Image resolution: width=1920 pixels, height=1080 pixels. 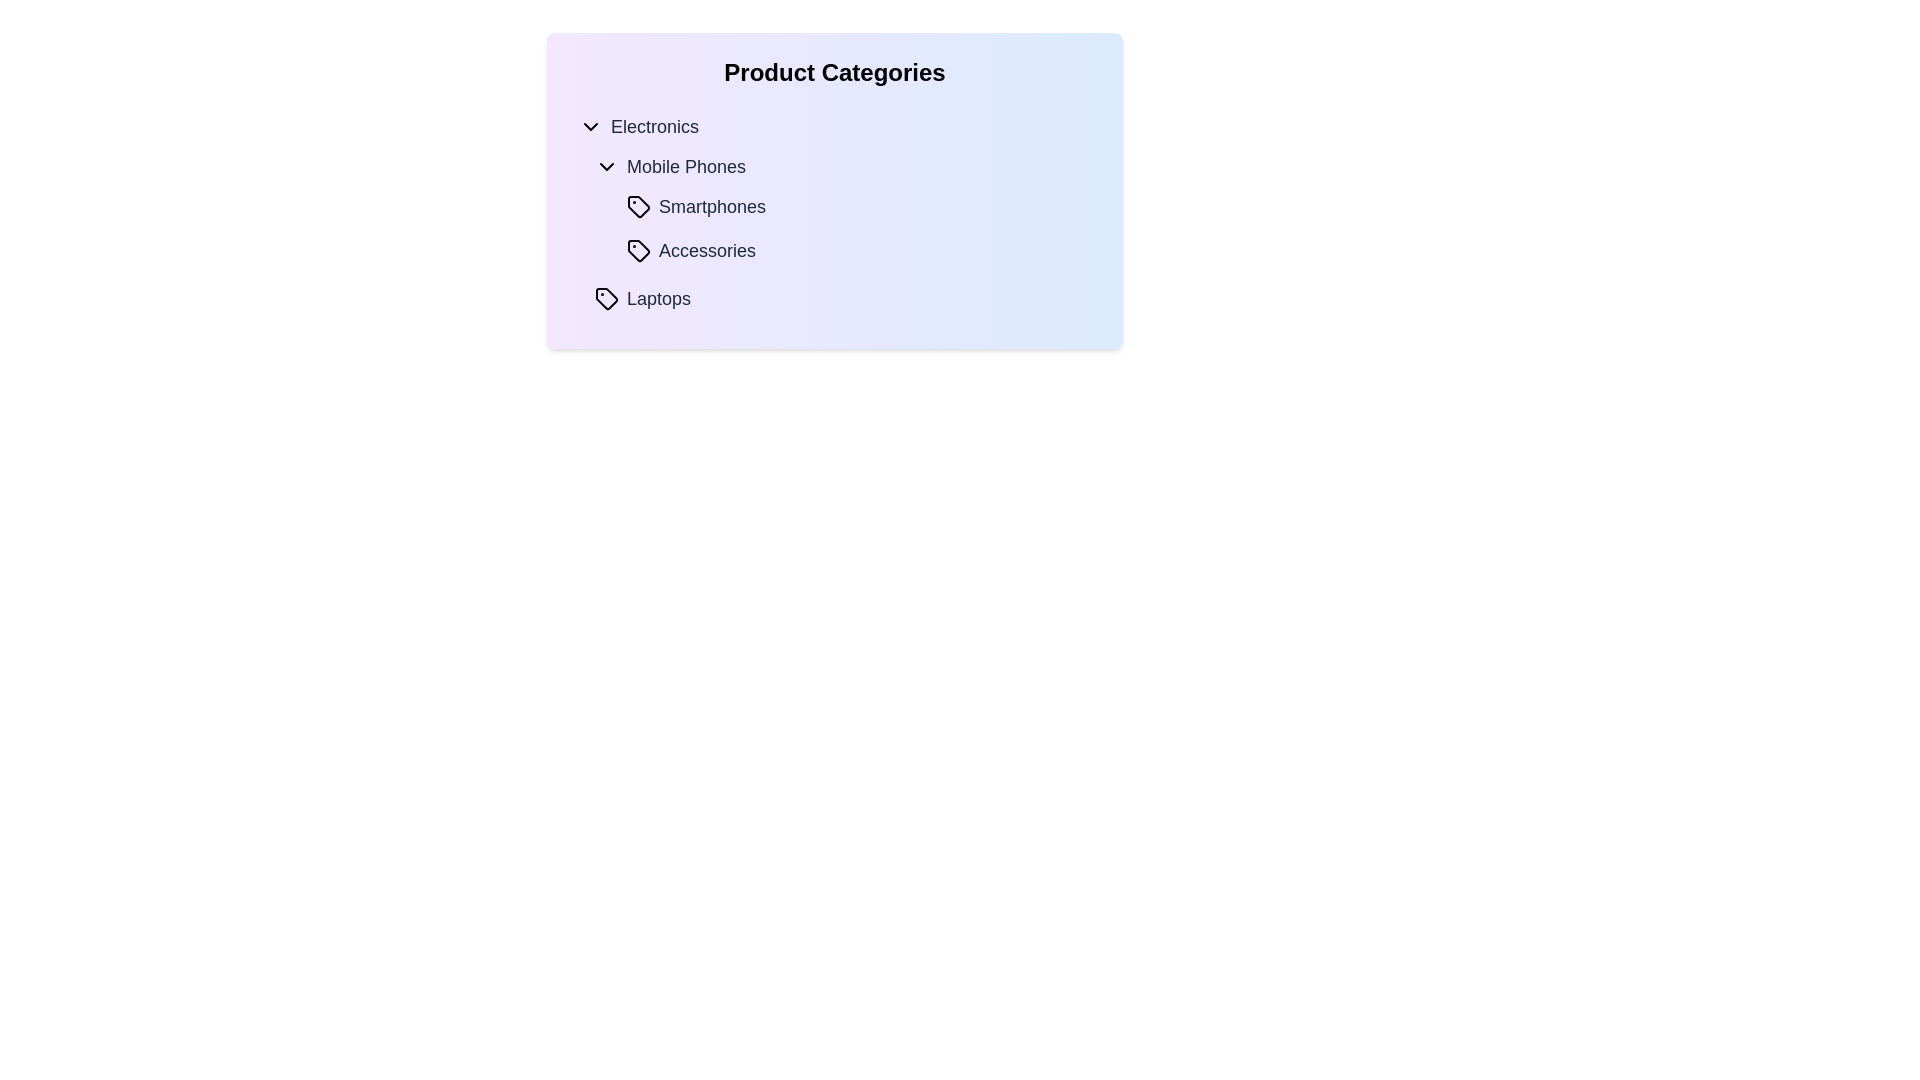 I want to click on the 'Accessories' category icon within the 'Mobile Phones' subsection of the 'Electronics' menu, so click(x=637, y=249).